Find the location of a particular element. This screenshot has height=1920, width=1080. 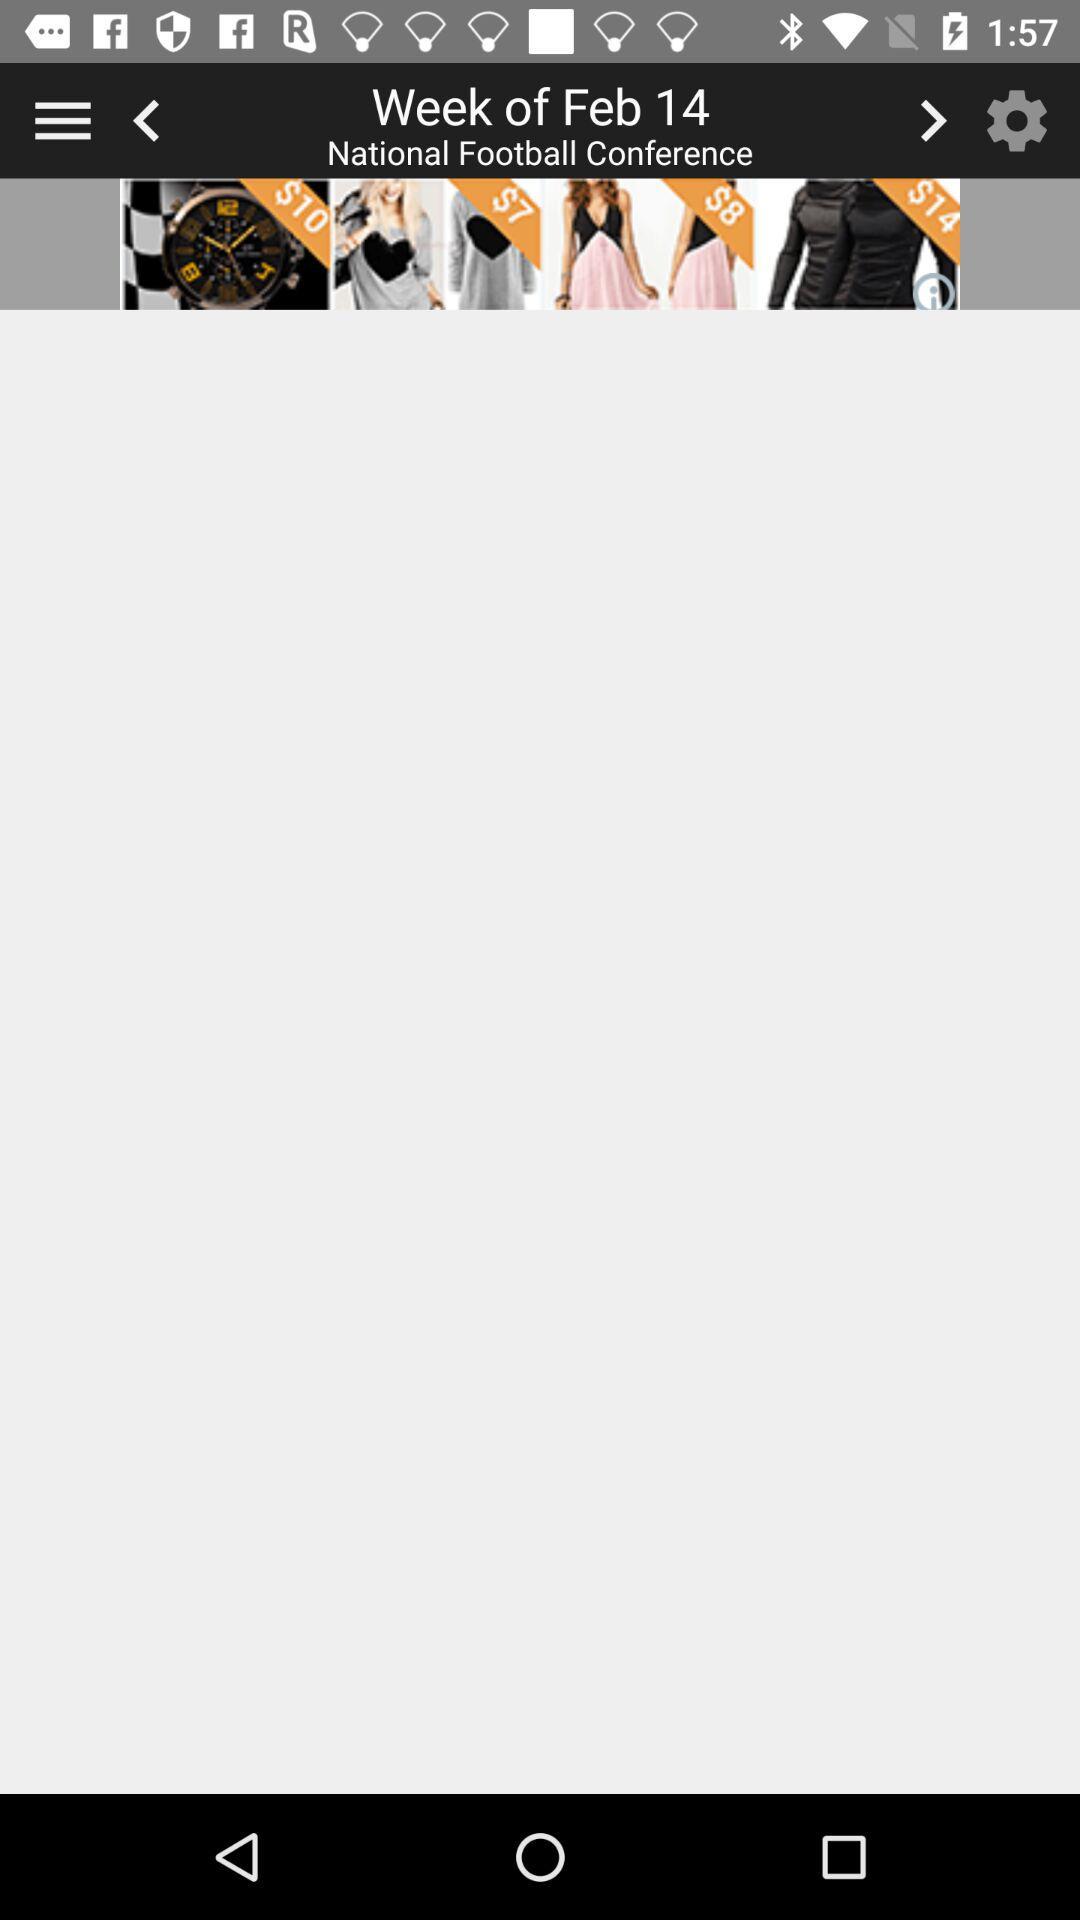

open advertisement is located at coordinates (540, 243).